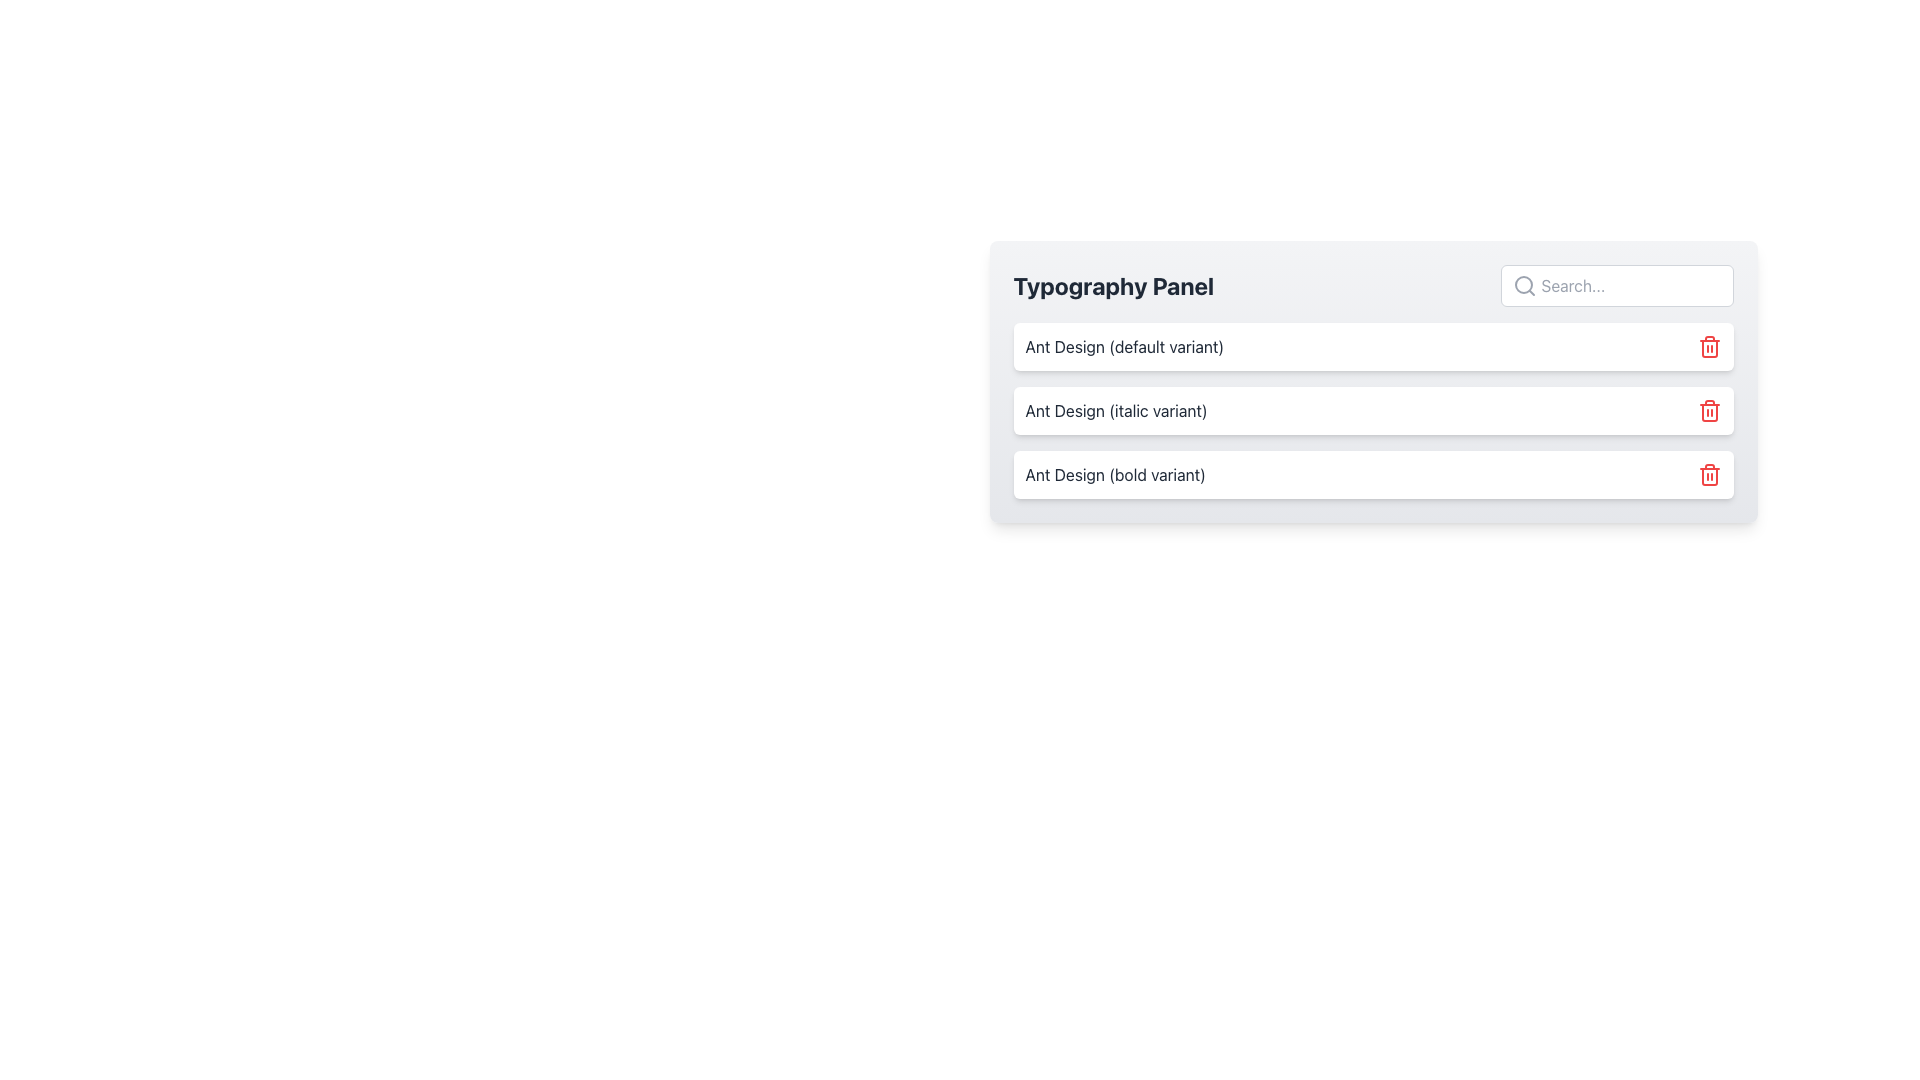 The height and width of the screenshot is (1080, 1920). Describe the element at coordinates (1114, 474) in the screenshot. I see `informational text label displaying 'Ant Design (bold variant)' at the bottom of the Typography Panel, located just below the italic variant label` at that location.